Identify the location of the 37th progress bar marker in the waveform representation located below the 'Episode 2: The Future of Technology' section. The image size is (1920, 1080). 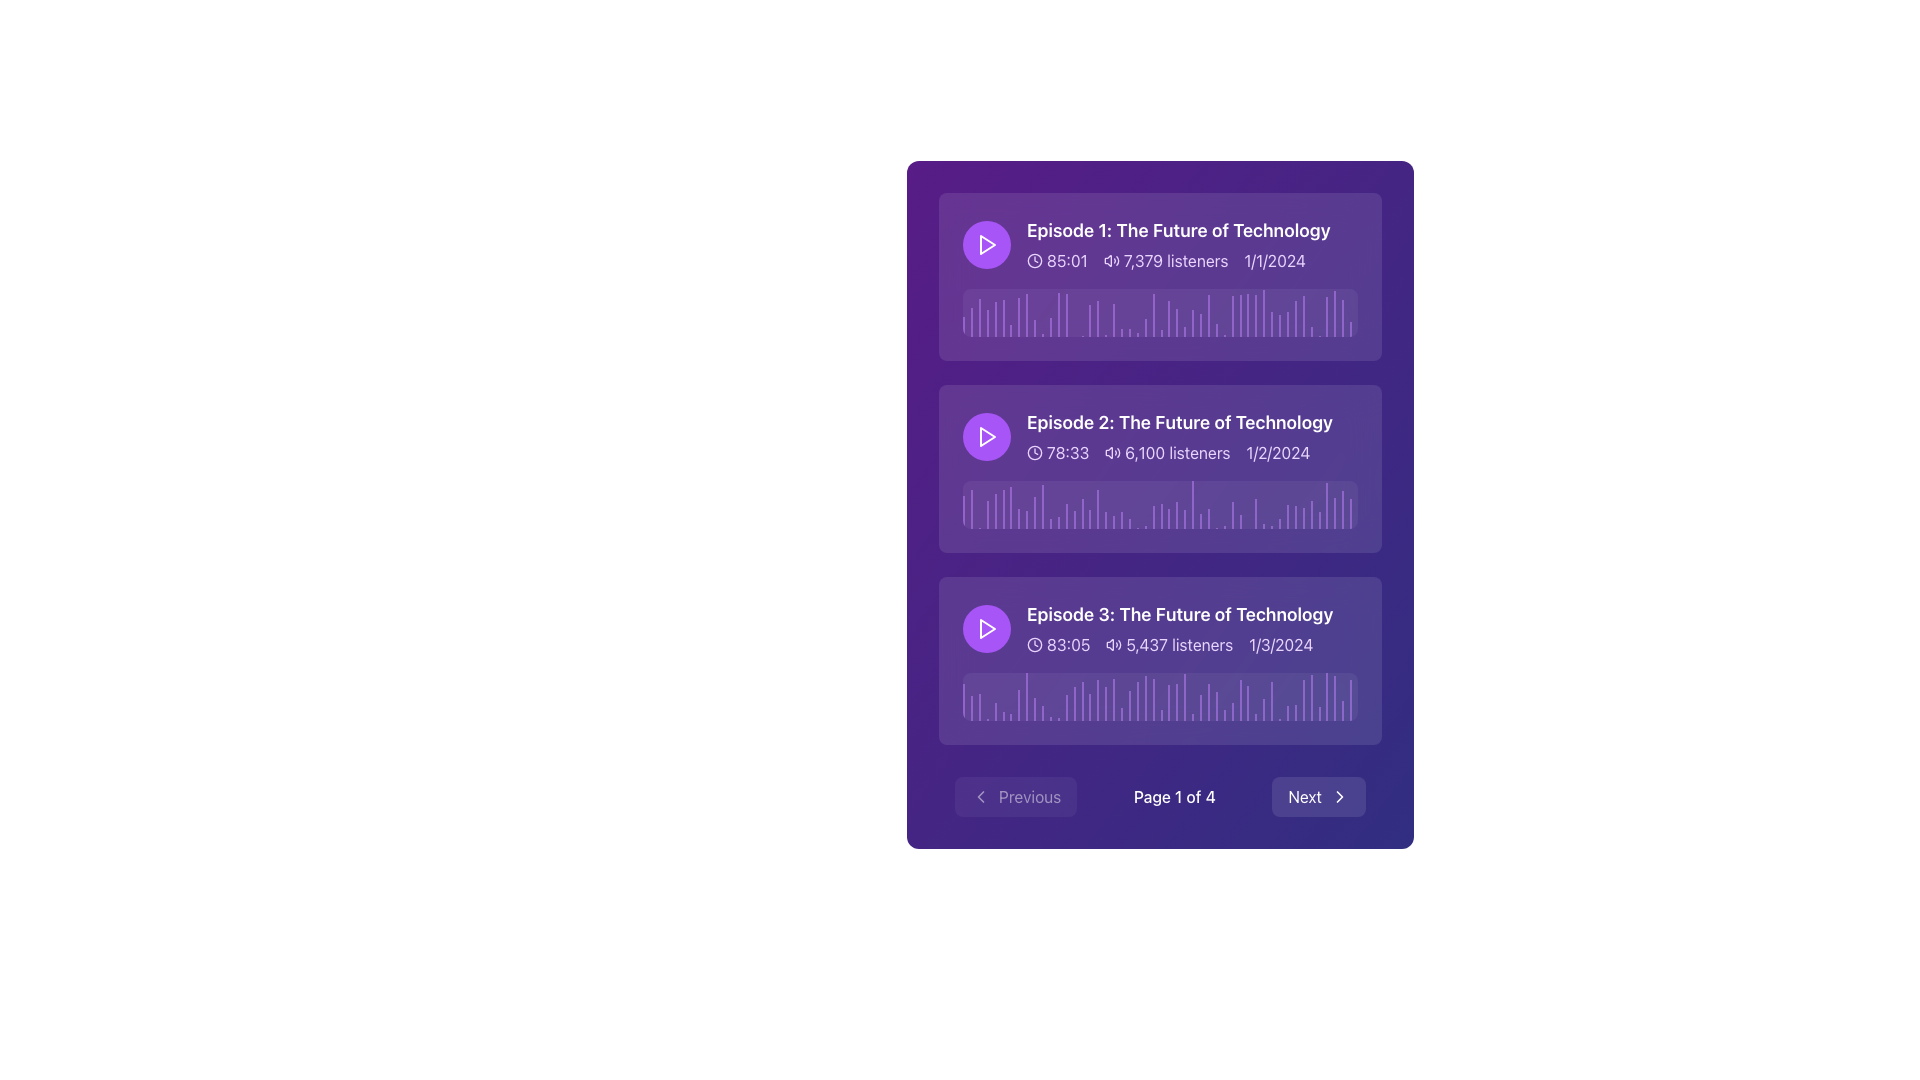
(1255, 512).